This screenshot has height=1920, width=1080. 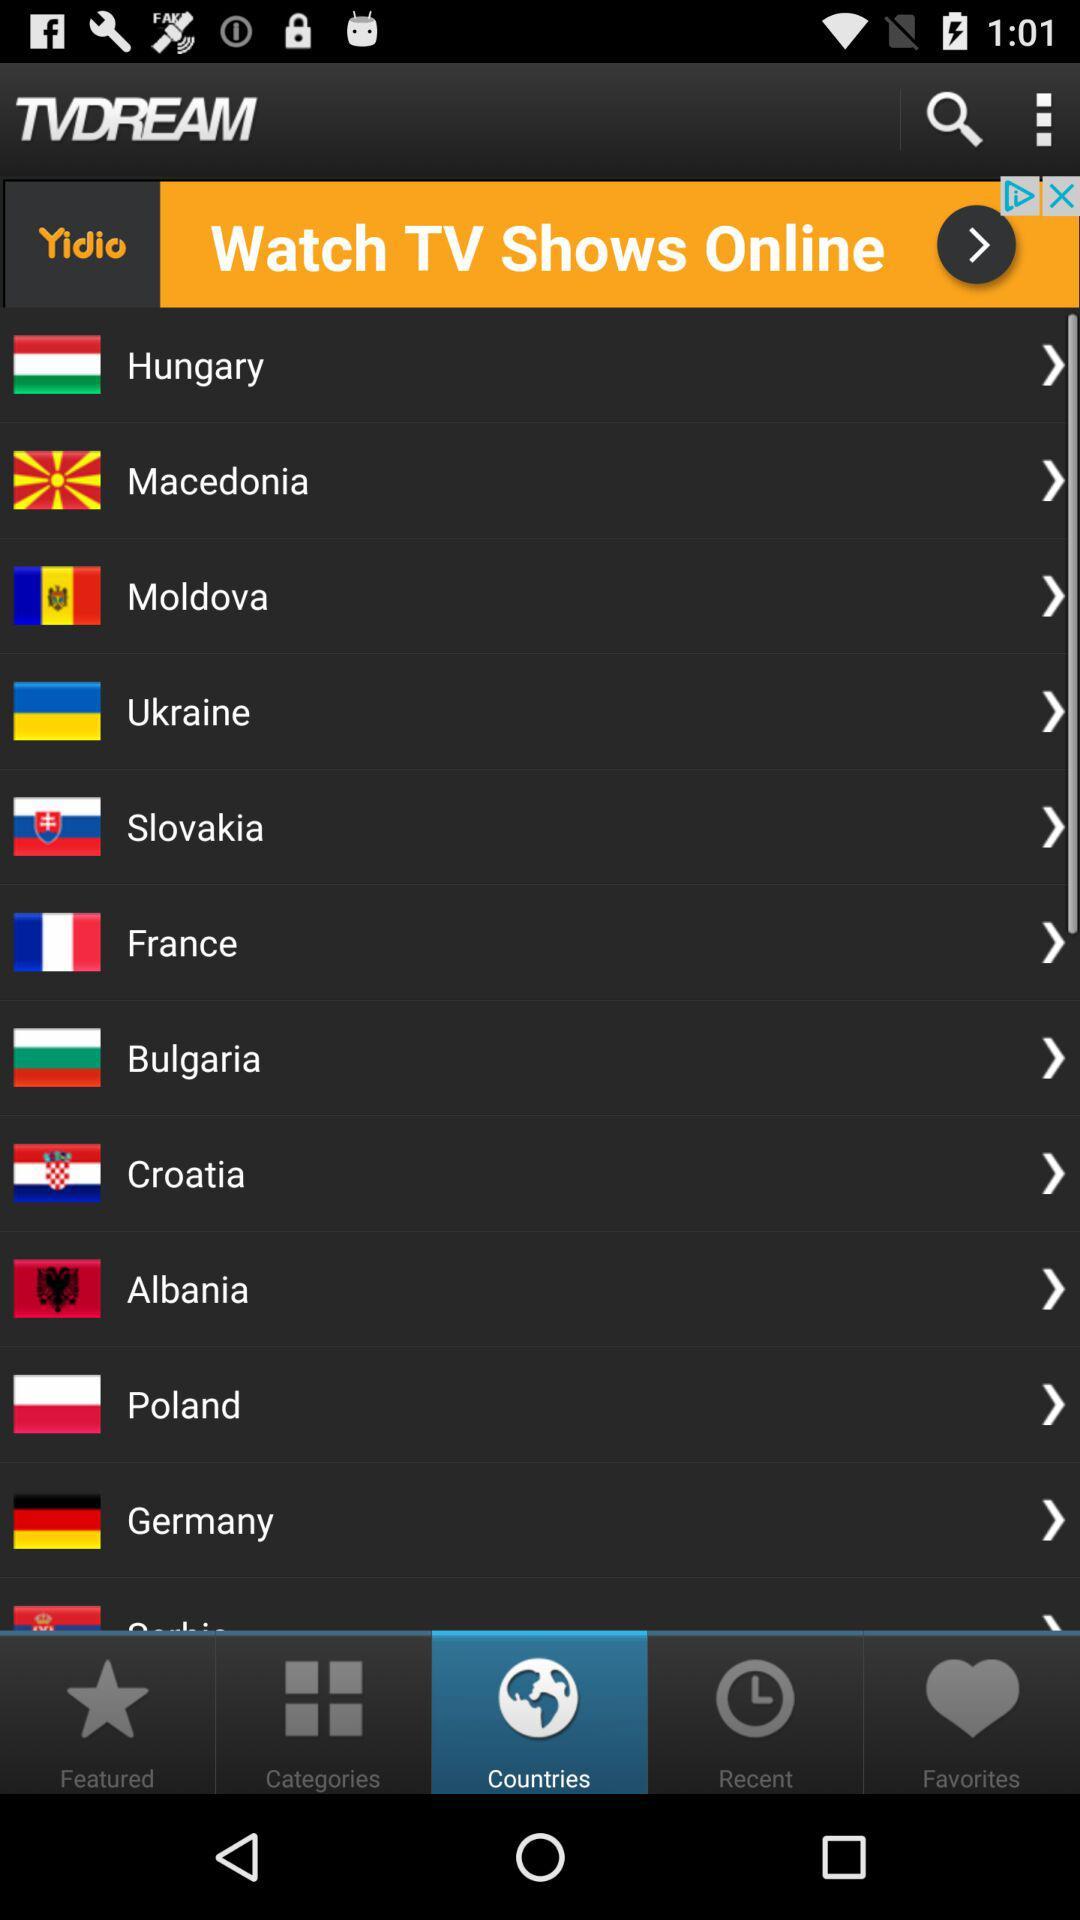 What do you see at coordinates (1052, 1402) in the screenshot?
I see `the arrow icon beside poland` at bounding box center [1052, 1402].